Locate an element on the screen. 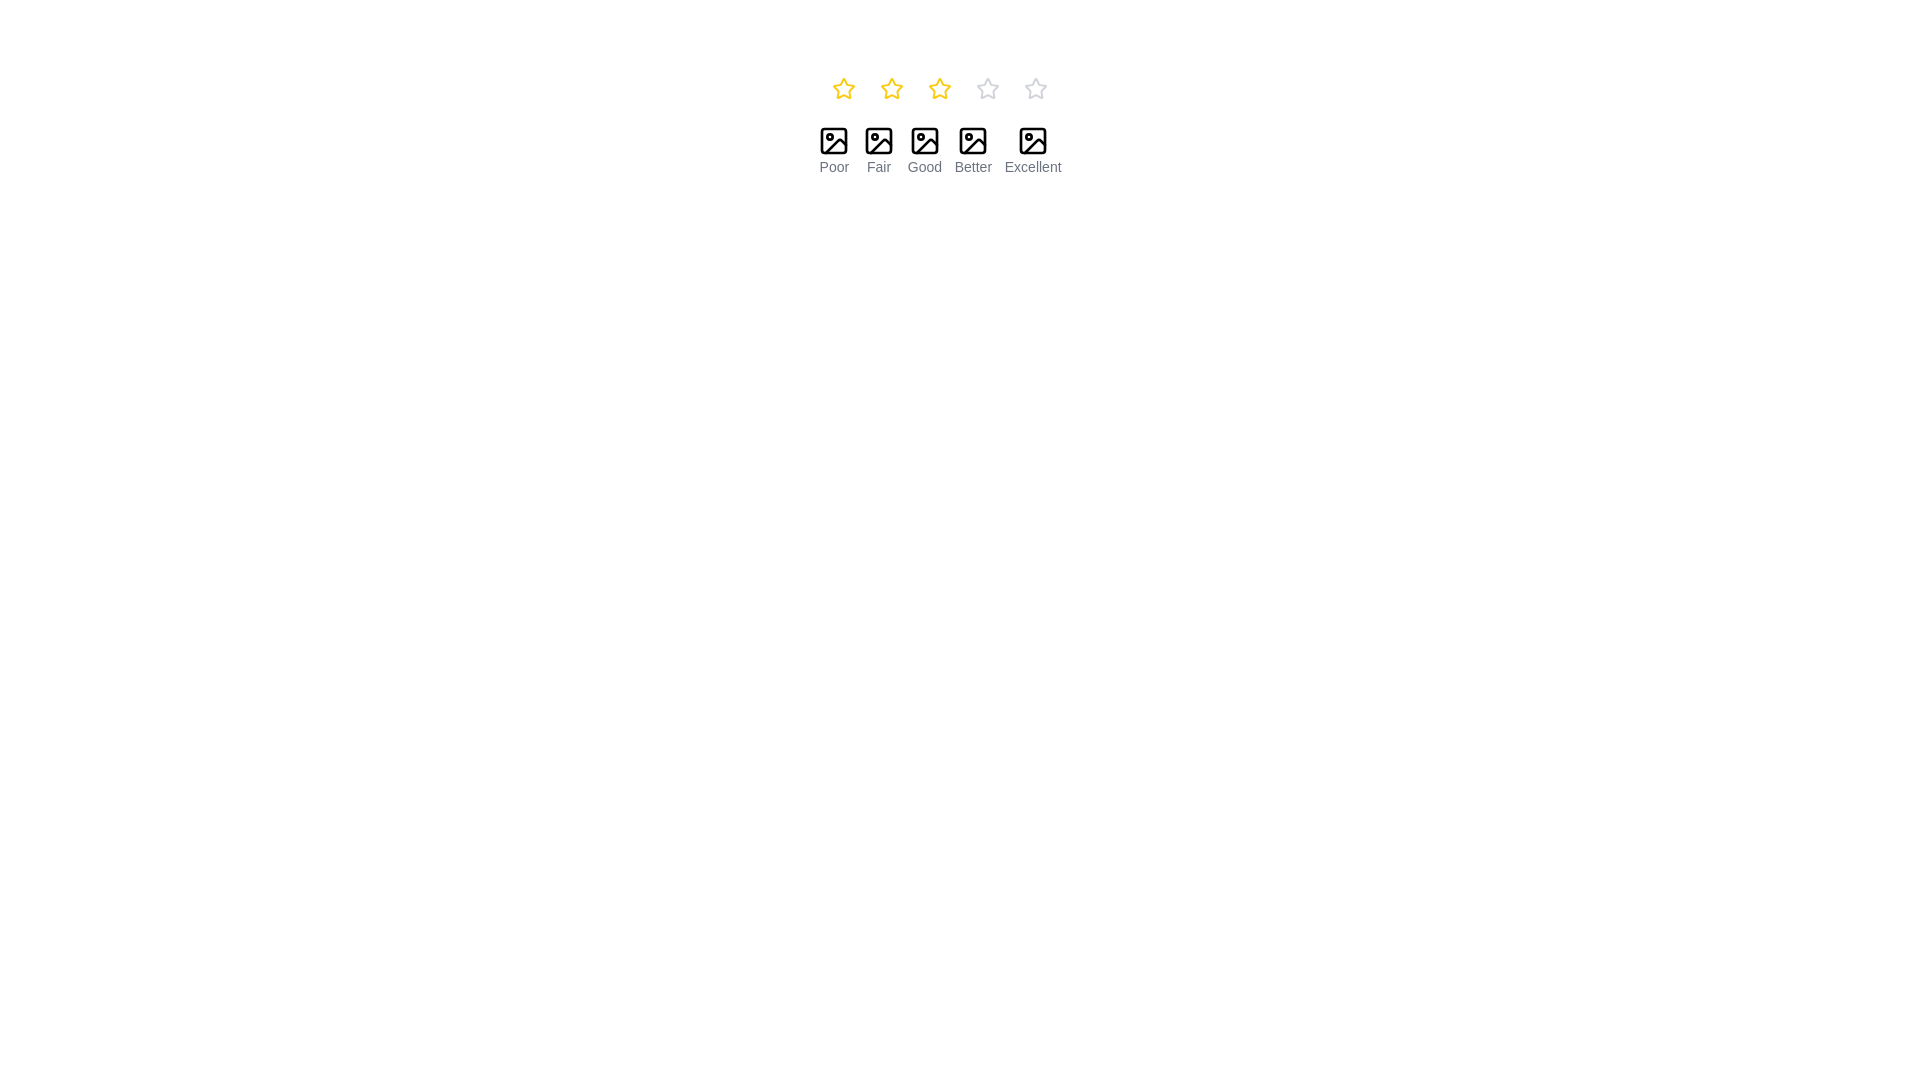 The image size is (1920, 1080). the fourth star icon in the rating selection is located at coordinates (988, 87).